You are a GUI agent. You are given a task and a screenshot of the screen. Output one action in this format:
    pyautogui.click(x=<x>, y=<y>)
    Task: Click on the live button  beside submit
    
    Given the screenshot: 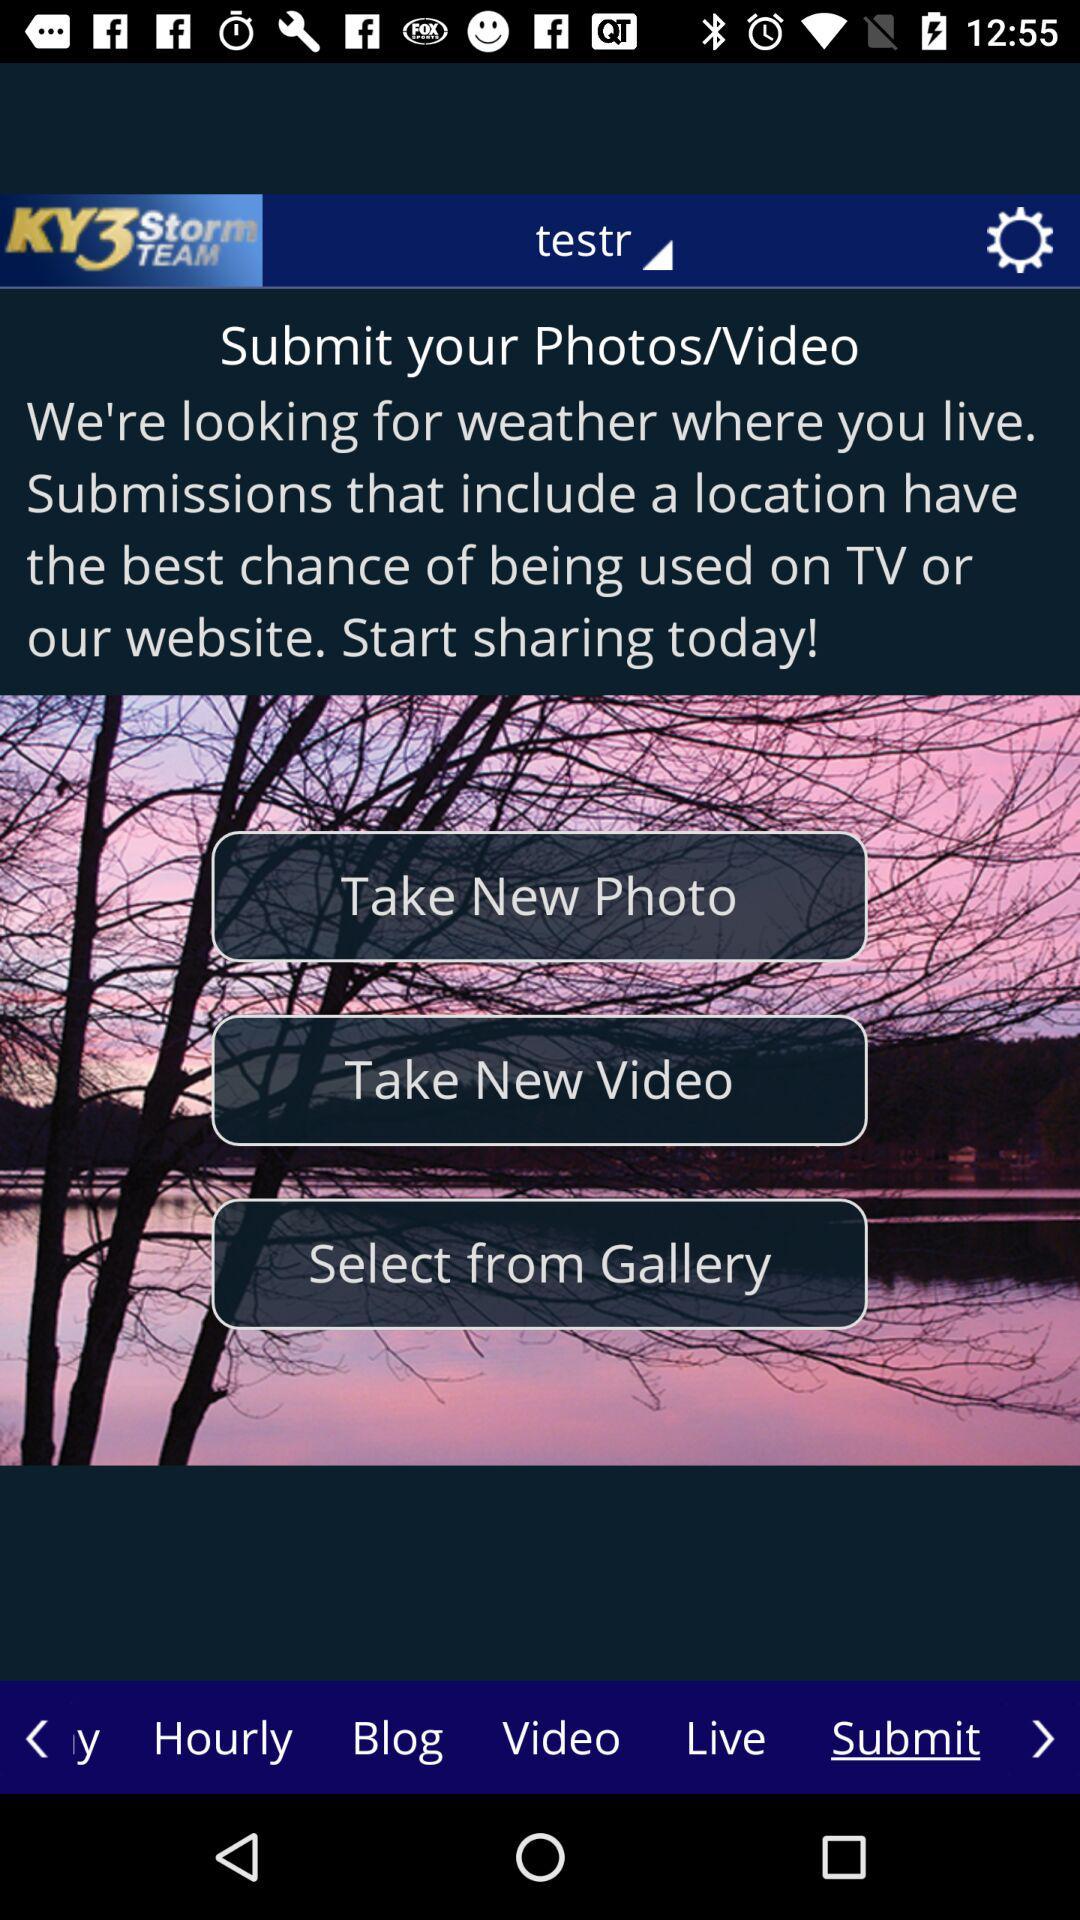 What is the action you would take?
    pyautogui.click(x=725, y=1737)
    